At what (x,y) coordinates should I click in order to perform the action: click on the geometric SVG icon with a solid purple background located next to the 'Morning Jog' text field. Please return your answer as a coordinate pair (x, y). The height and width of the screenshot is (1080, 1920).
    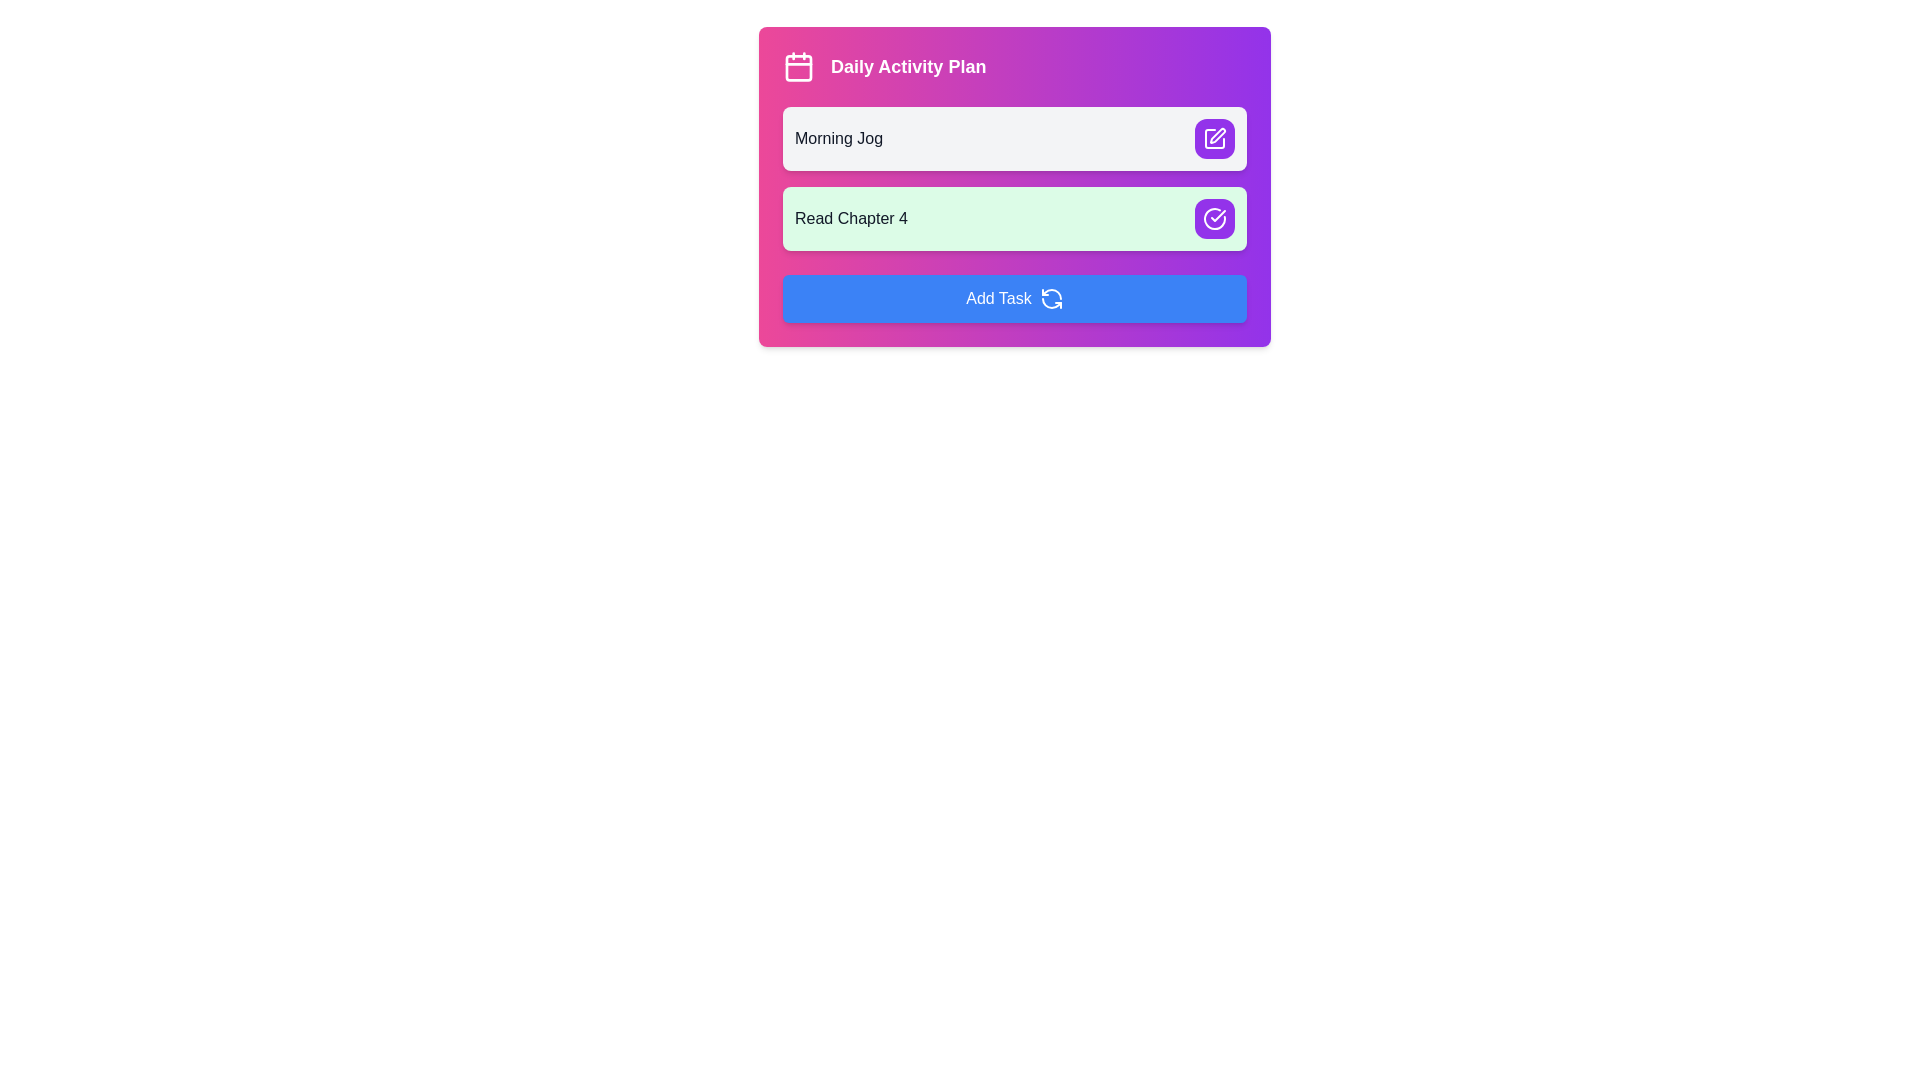
    Looking at the image, I should click on (1213, 137).